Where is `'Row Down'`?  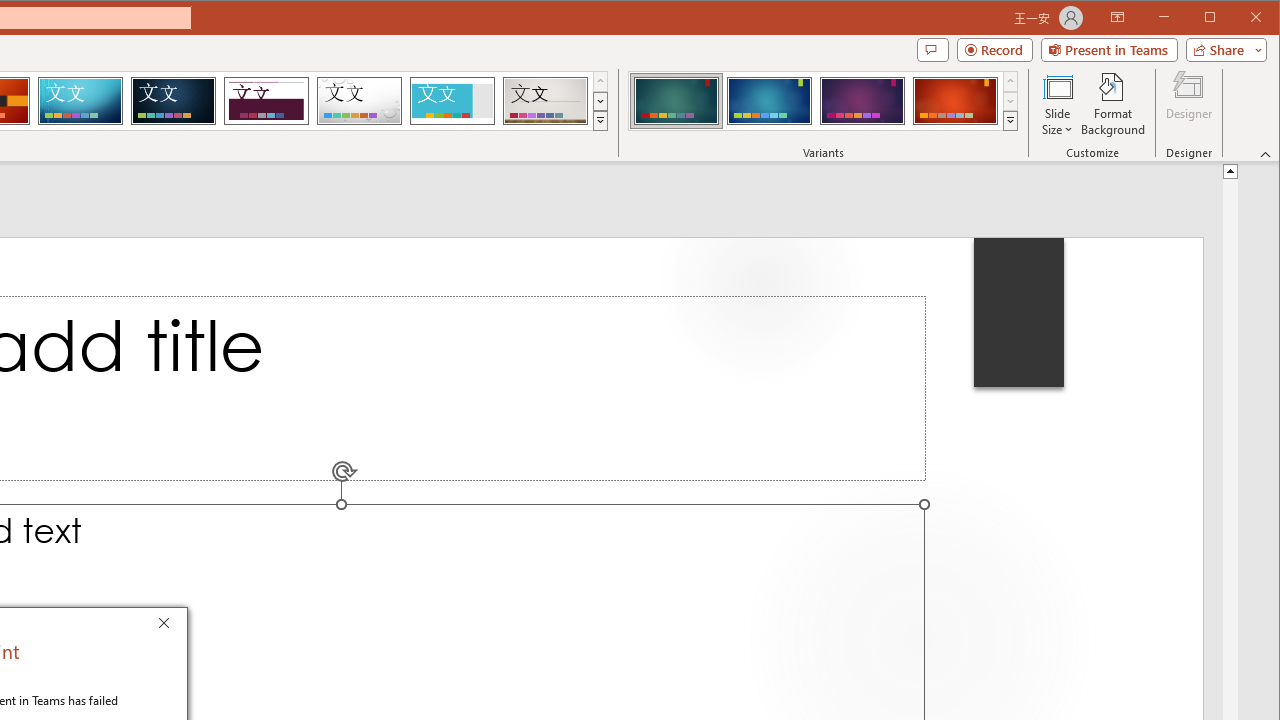 'Row Down' is located at coordinates (1010, 101).